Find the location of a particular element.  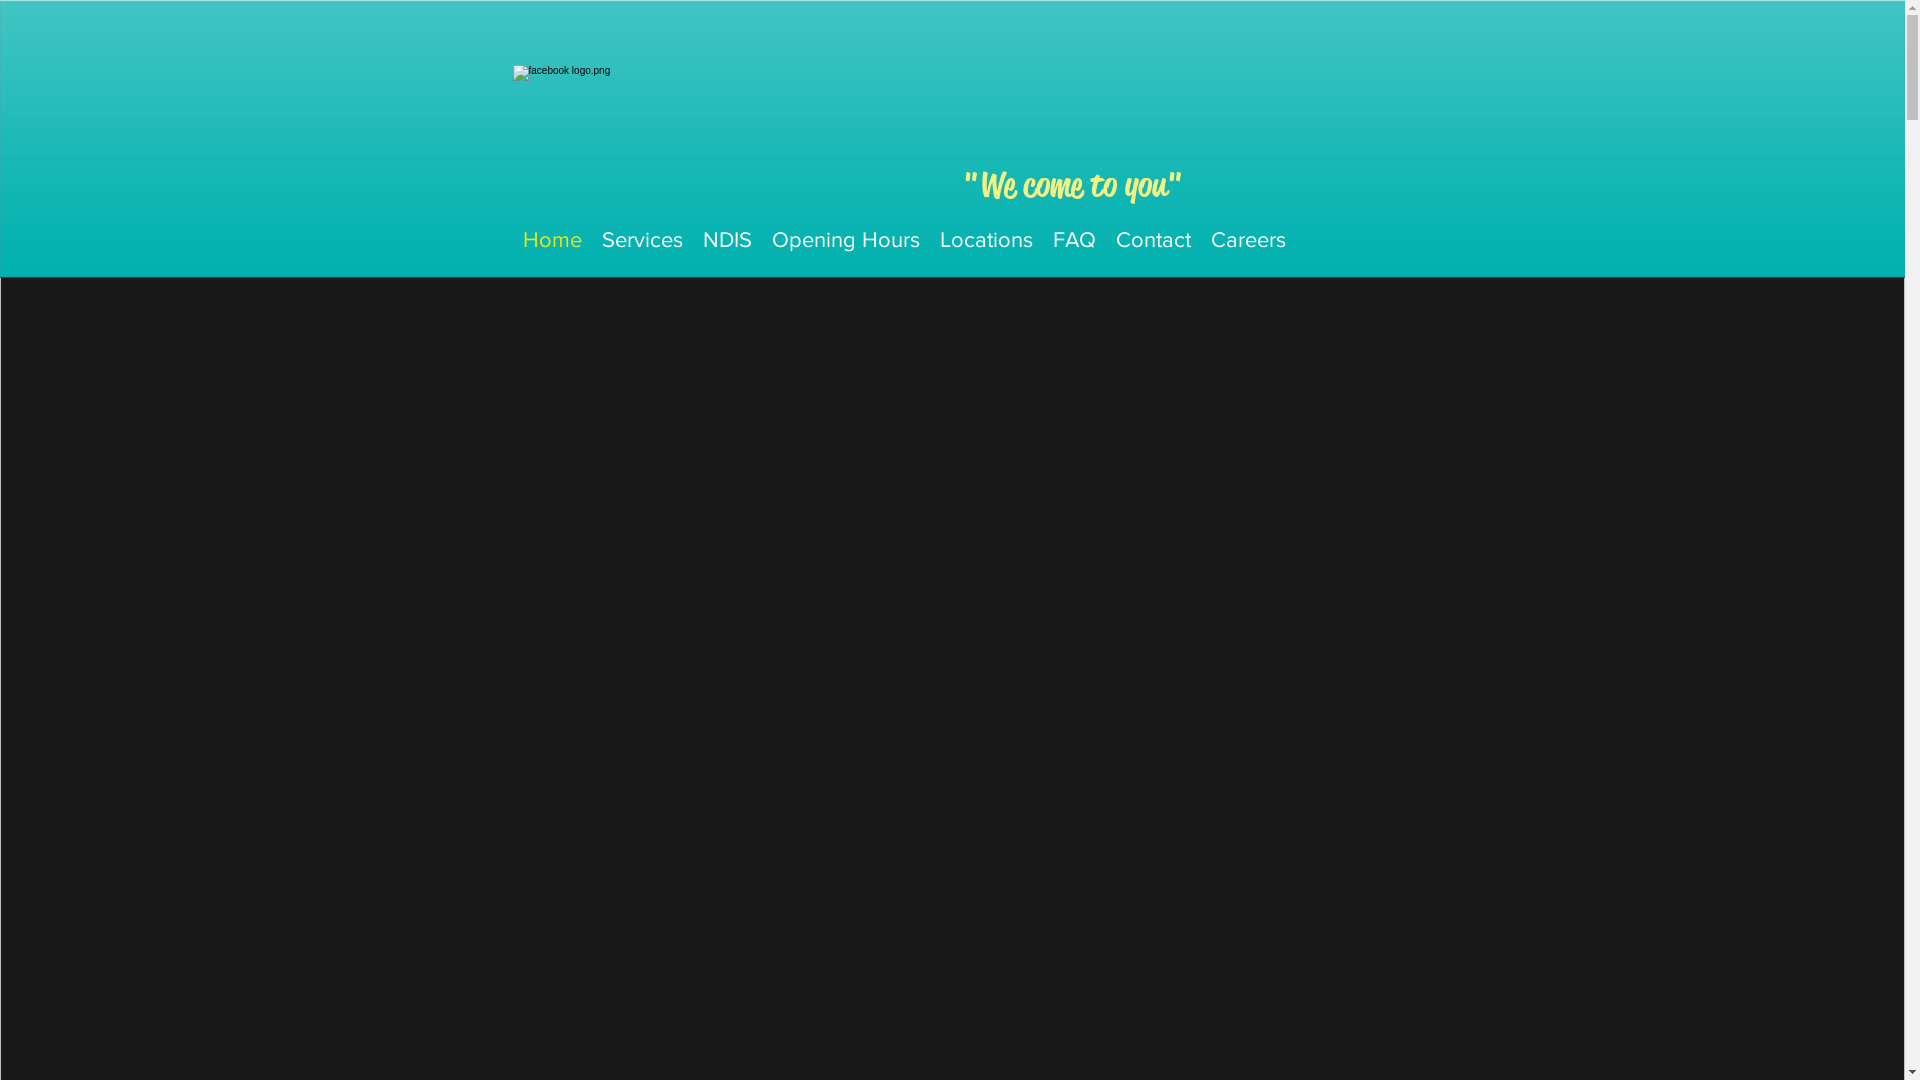

'Services' is located at coordinates (642, 238).